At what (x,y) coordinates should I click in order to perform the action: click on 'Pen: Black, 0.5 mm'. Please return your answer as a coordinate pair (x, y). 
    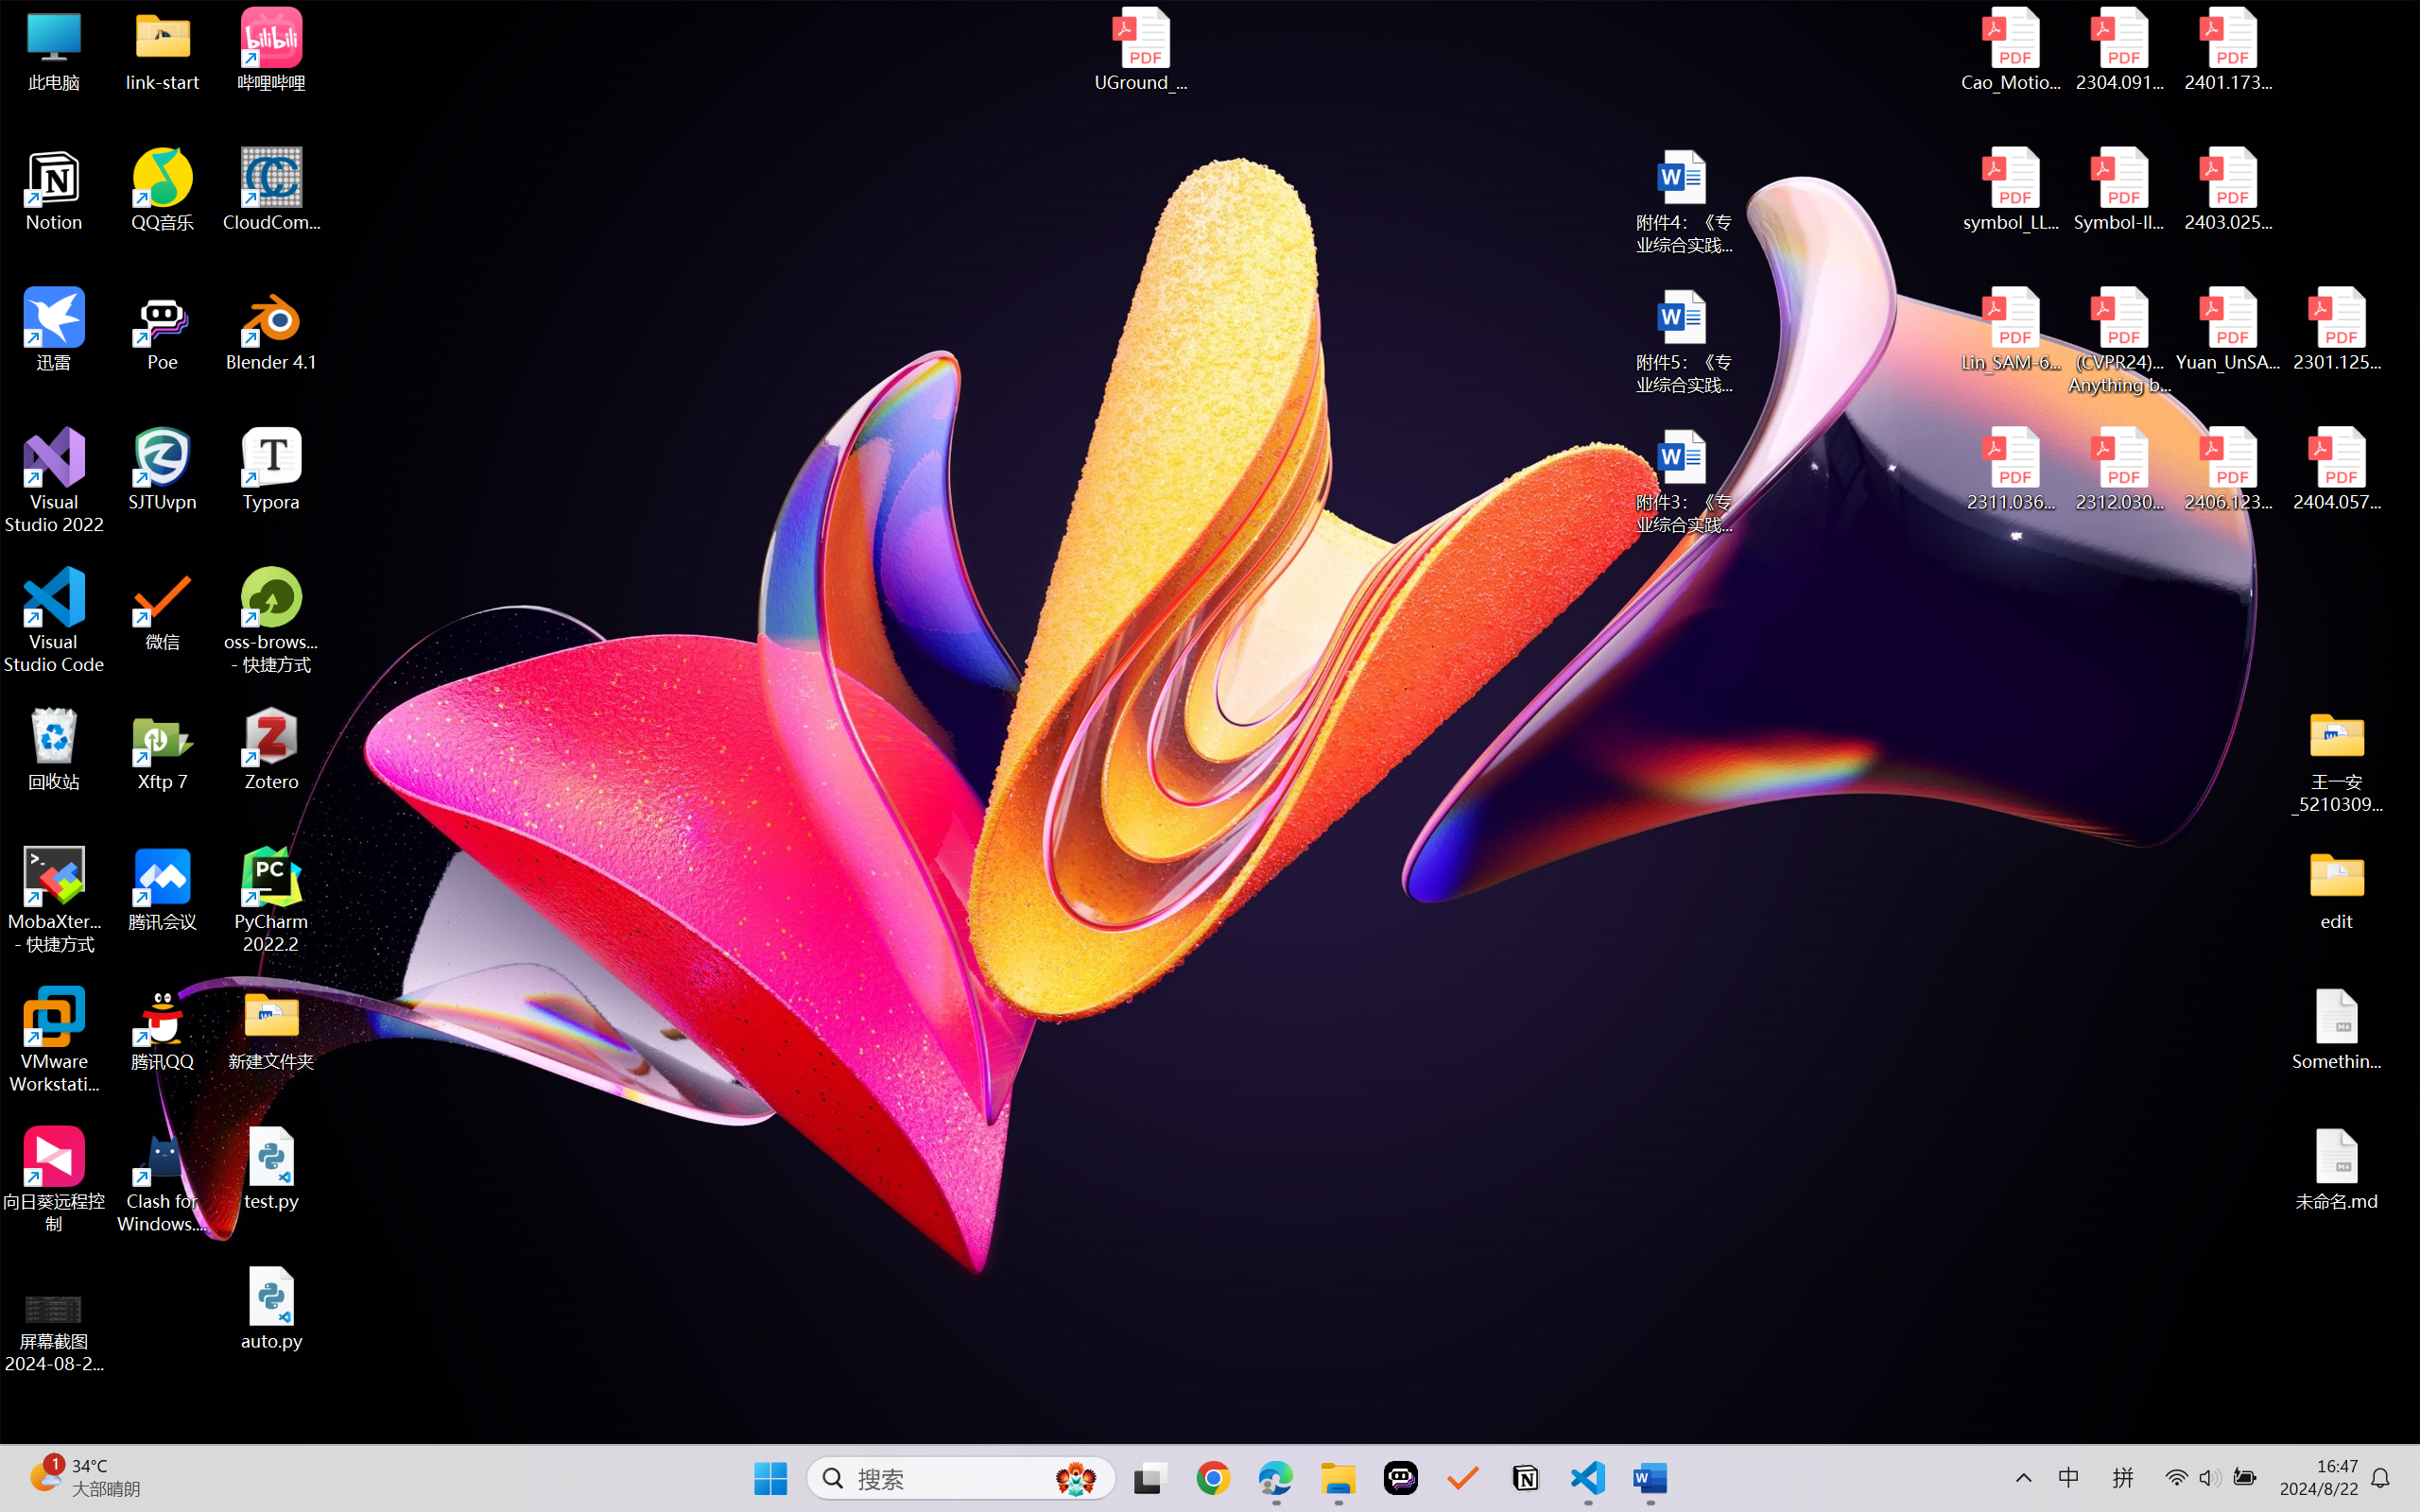
    Looking at the image, I should click on (265, 163).